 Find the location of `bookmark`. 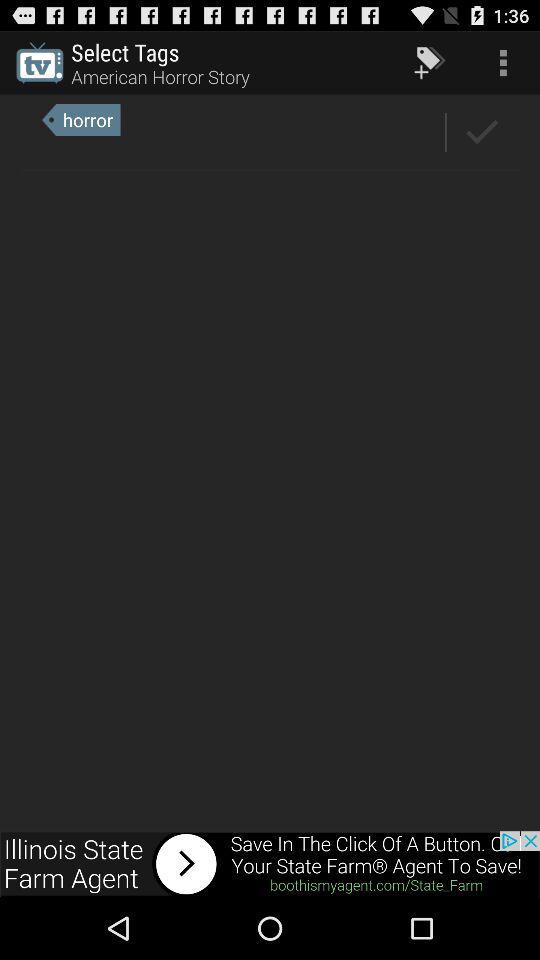

bookmark is located at coordinates (481, 131).